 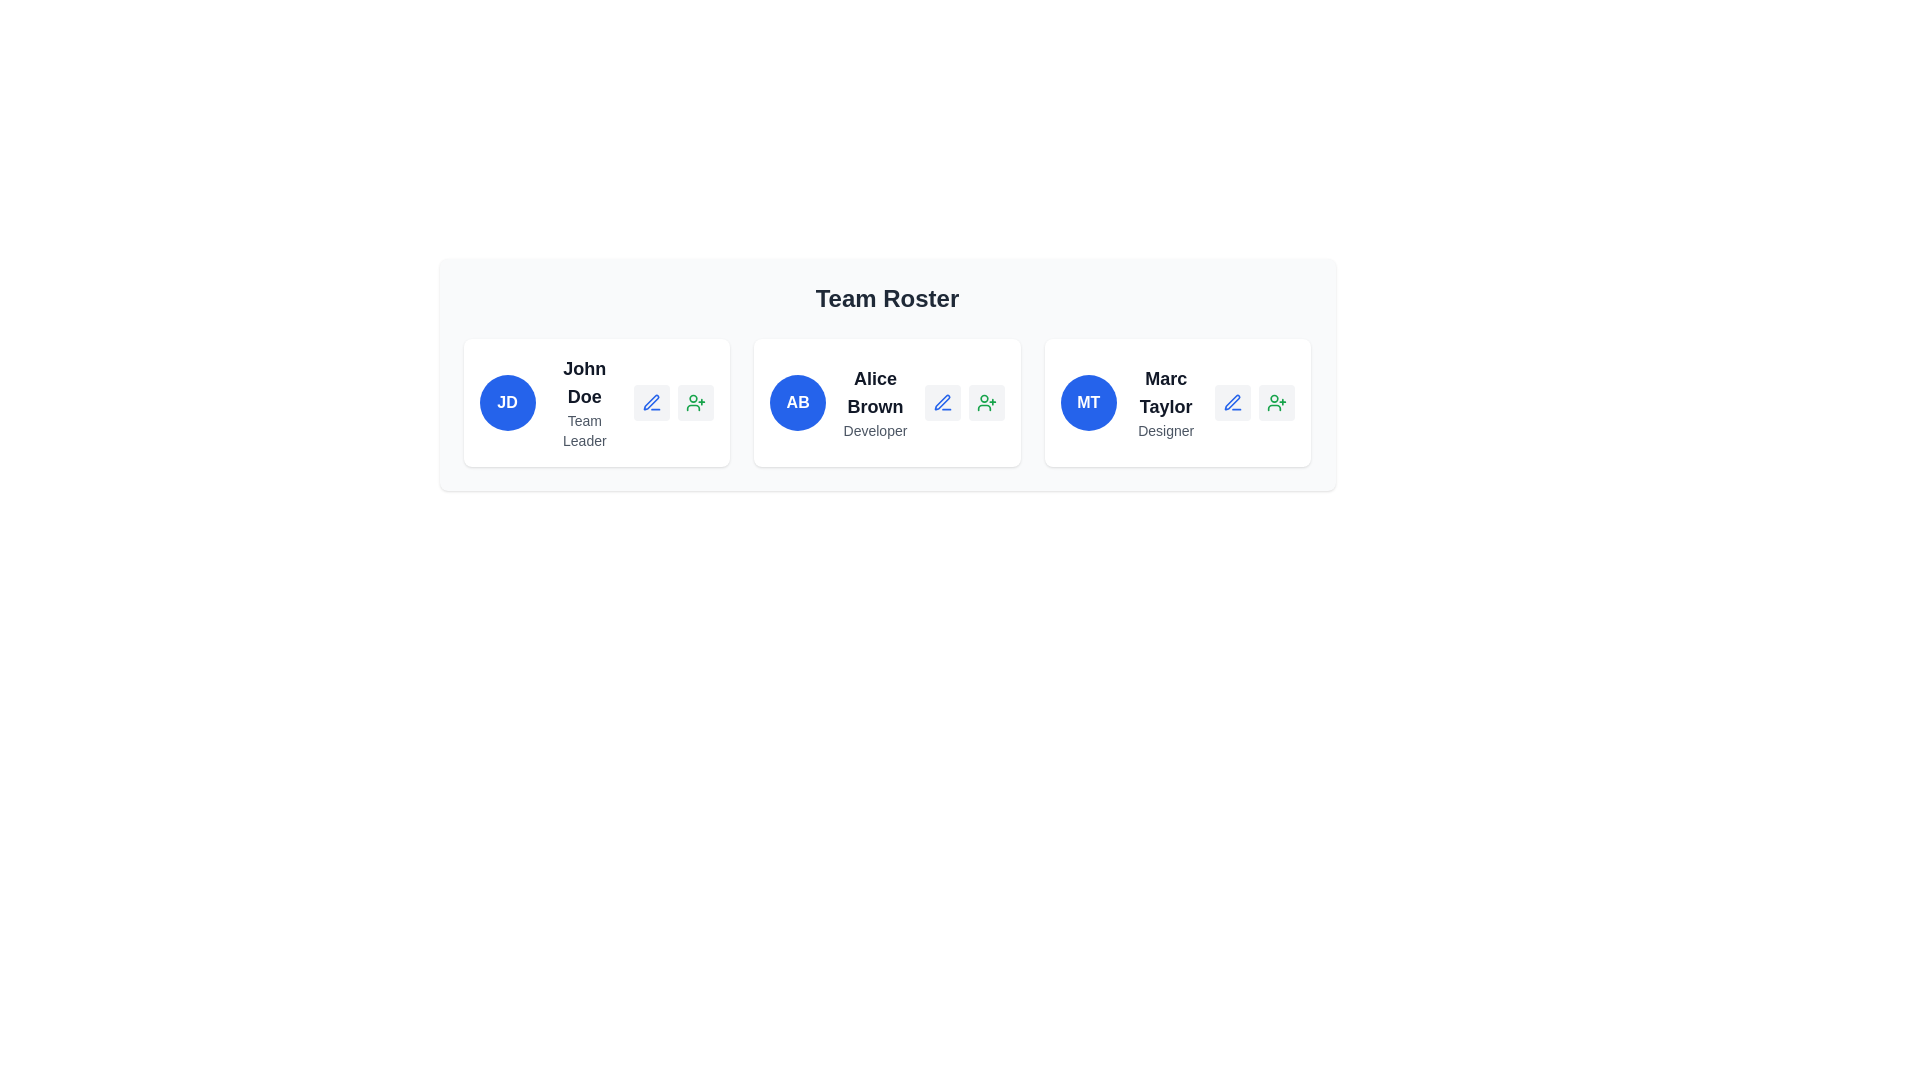 I want to click on text label that says 'Designer,' which is styled with a small font size and gray color, located directly below the name 'Marc Taylor' in the third team member card on the far right, so click(x=1166, y=430).